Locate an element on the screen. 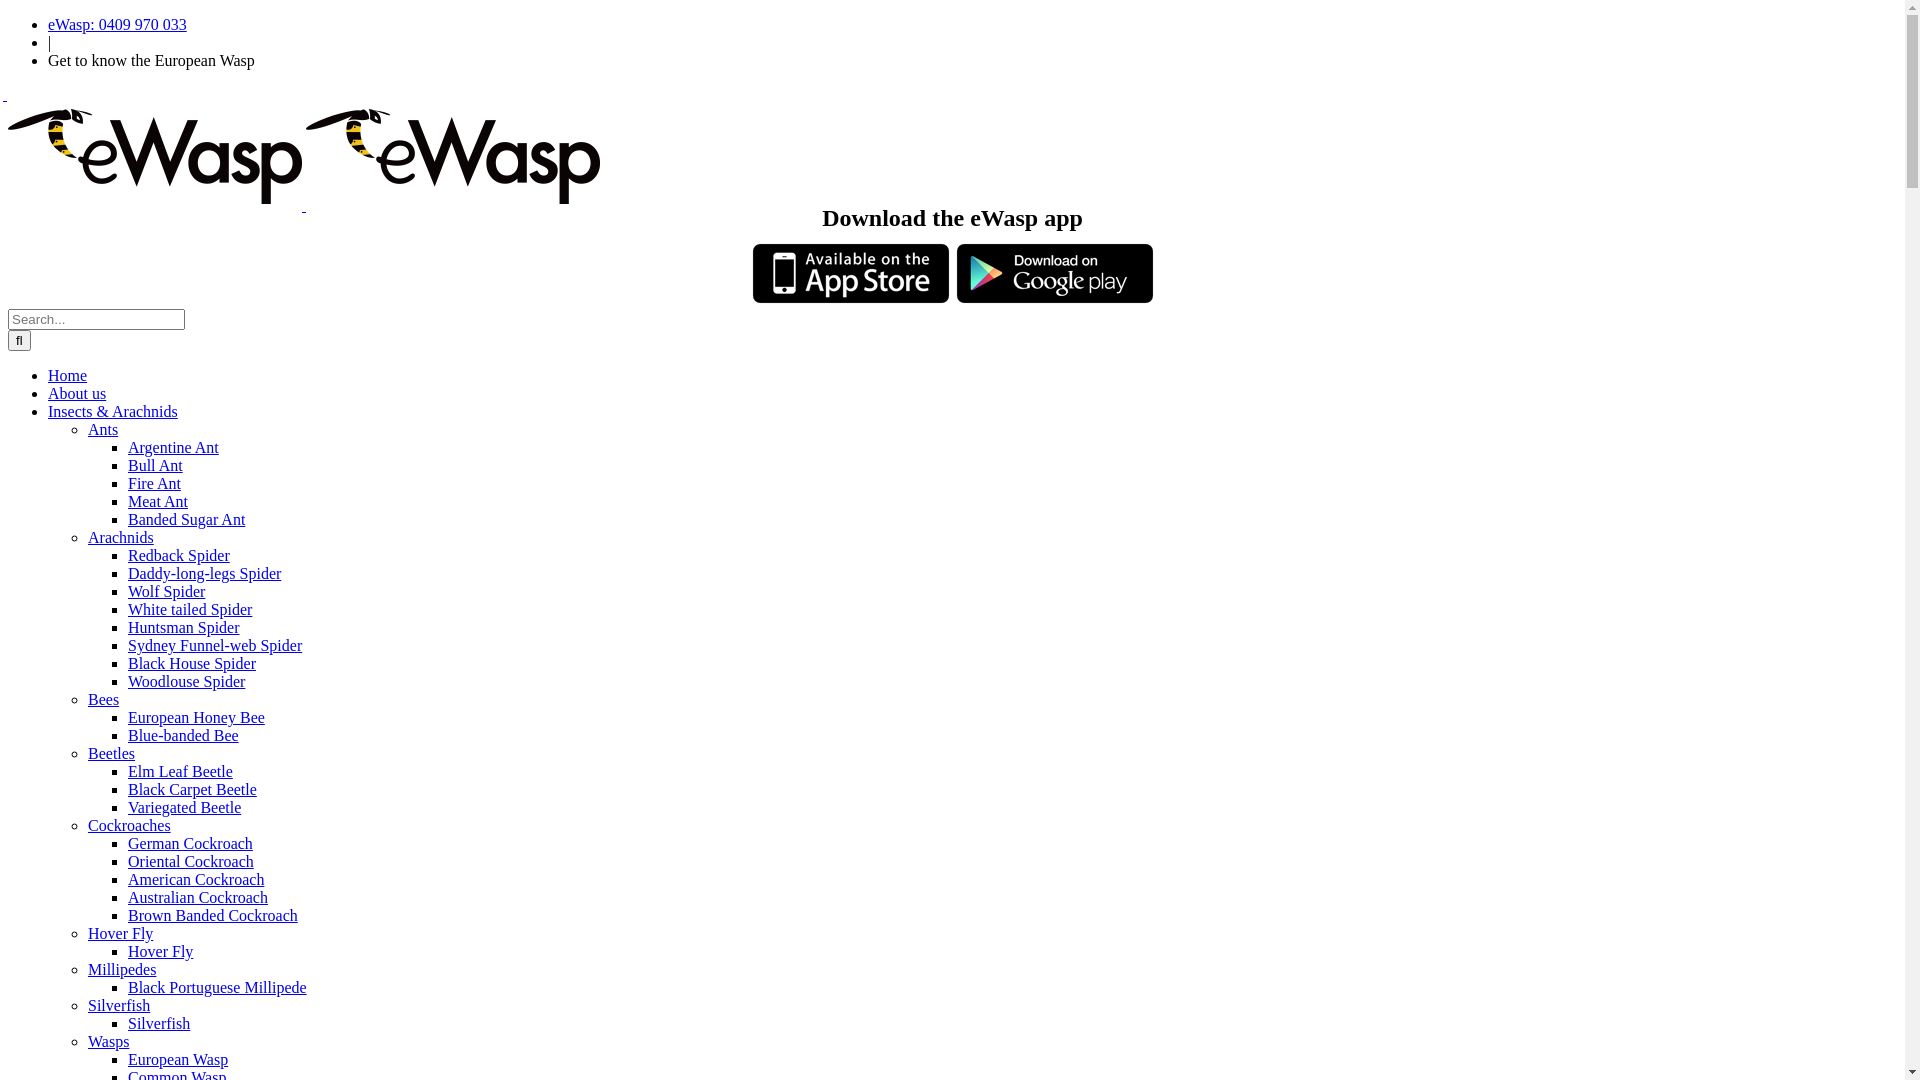  'Wasps' is located at coordinates (107, 1040).